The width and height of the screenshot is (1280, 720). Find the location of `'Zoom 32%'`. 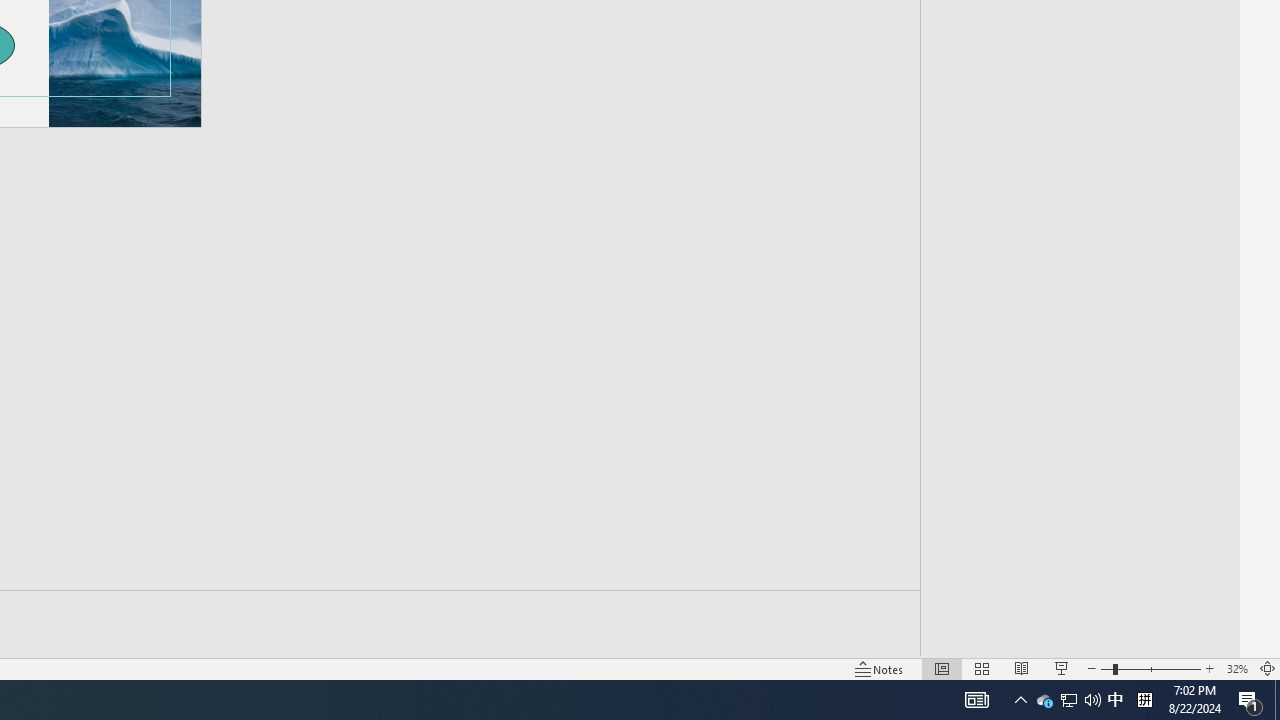

'Zoom 32%' is located at coordinates (1236, 669).